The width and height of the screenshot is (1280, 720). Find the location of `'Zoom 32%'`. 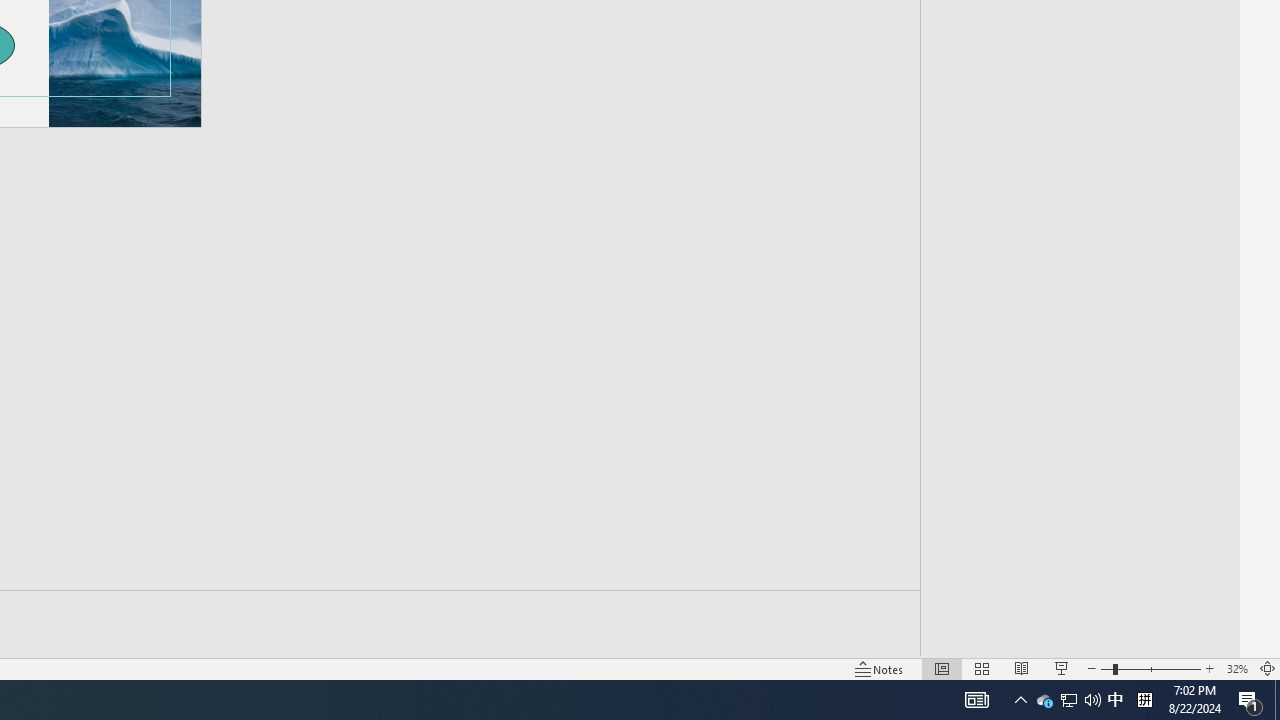

'Zoom 32%' is located at coordinates (1236, 669).